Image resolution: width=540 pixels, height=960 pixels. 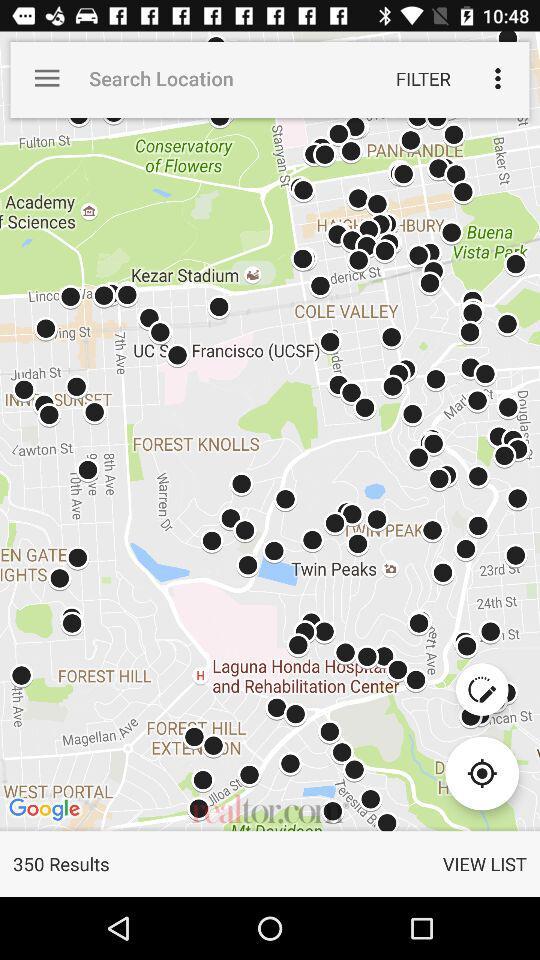 I want to click on item to the right of filter item, so click(x=496, y=78).